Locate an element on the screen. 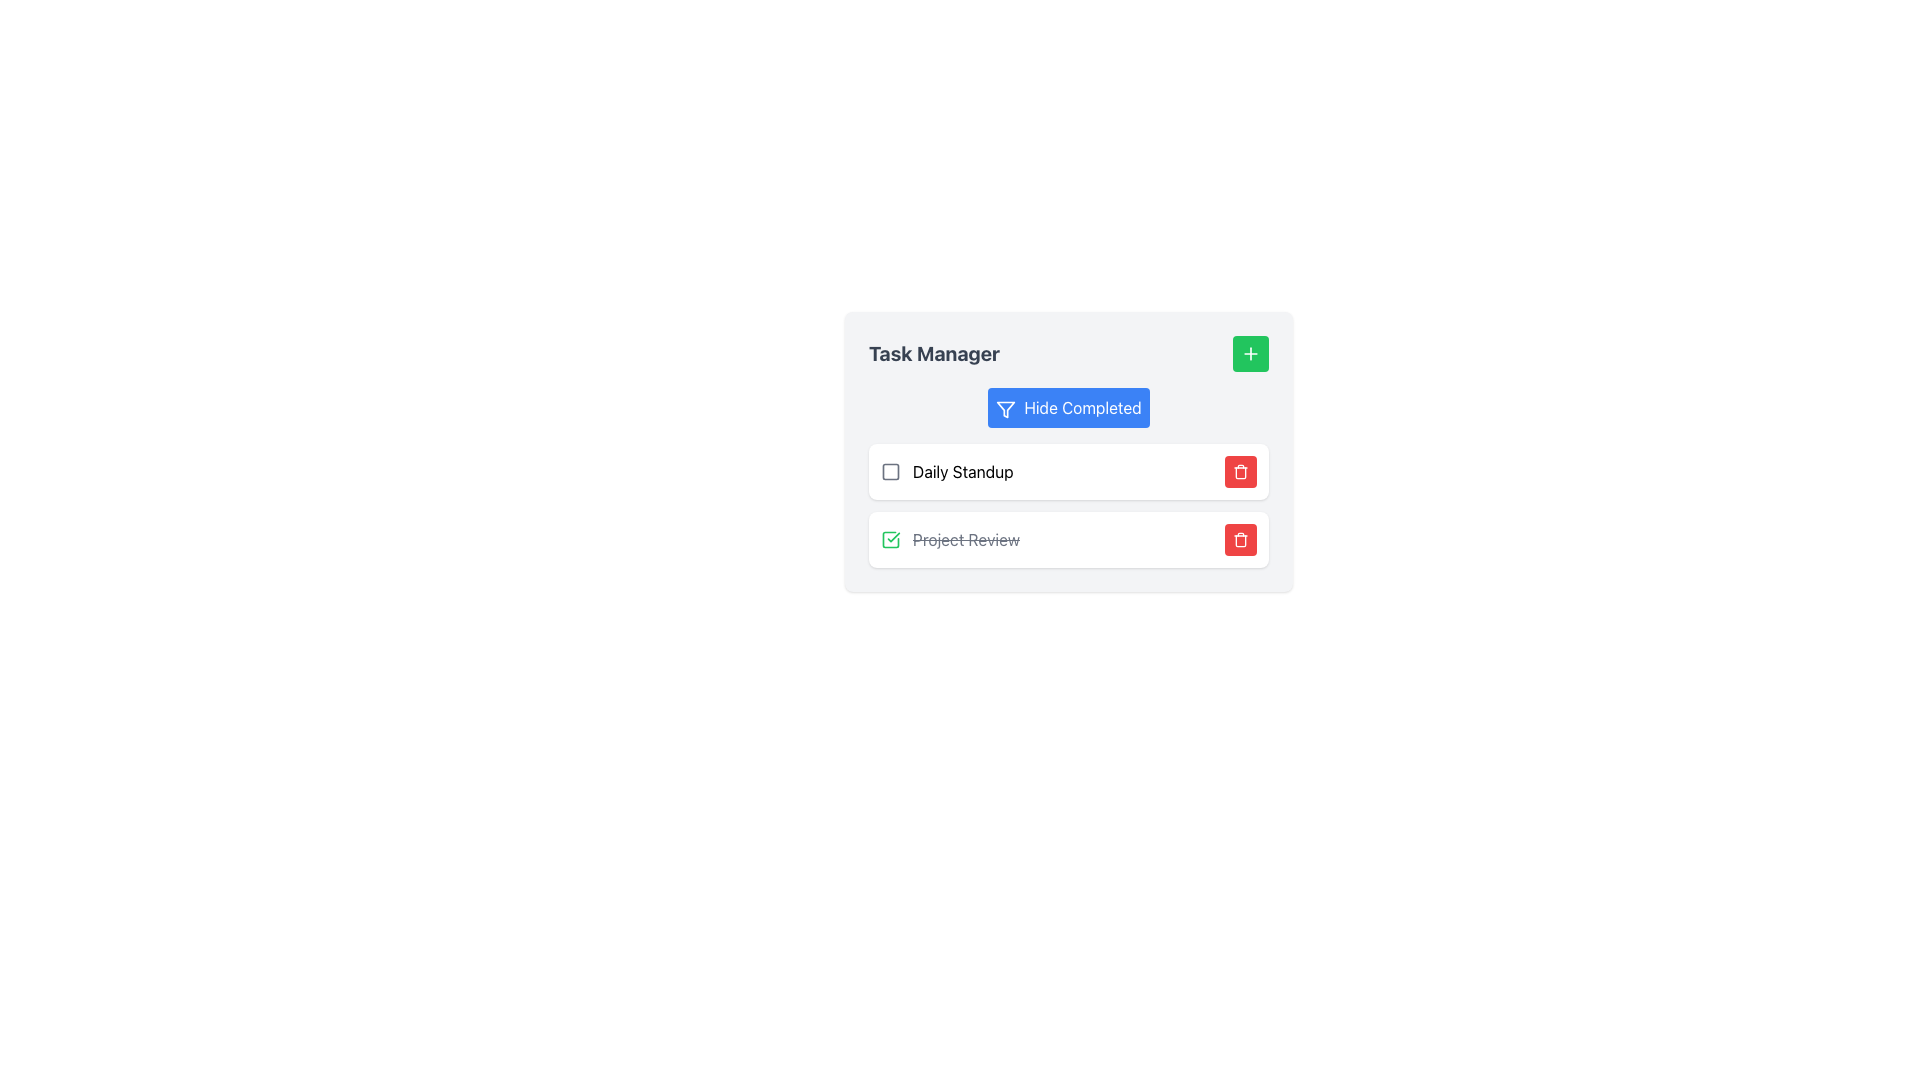 This screenshot has height=1080, width=1920. the visual feedback of the filter icon located within the blue button labeled 'Hide Completed' in the task management interface is located at coordinates (1006, 408).